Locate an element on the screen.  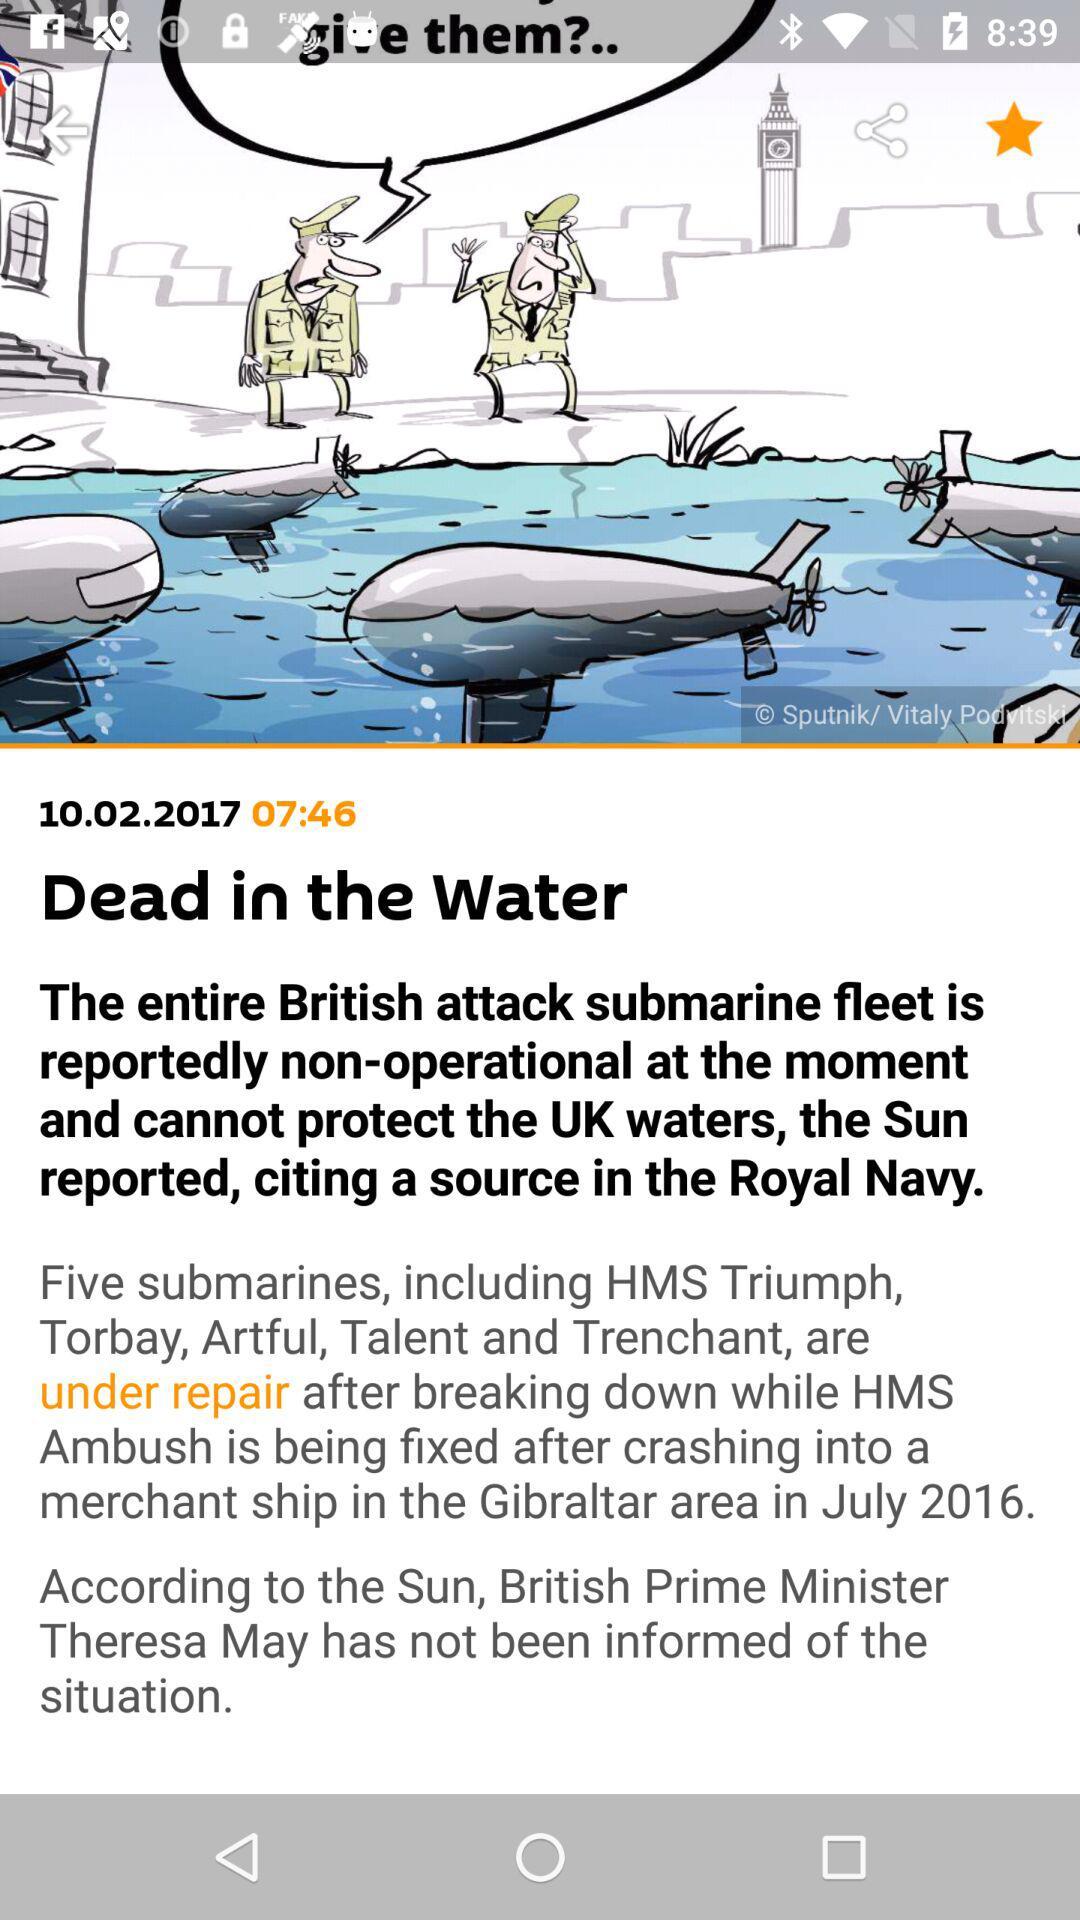
the share icon is located at coordinates (882, 130).